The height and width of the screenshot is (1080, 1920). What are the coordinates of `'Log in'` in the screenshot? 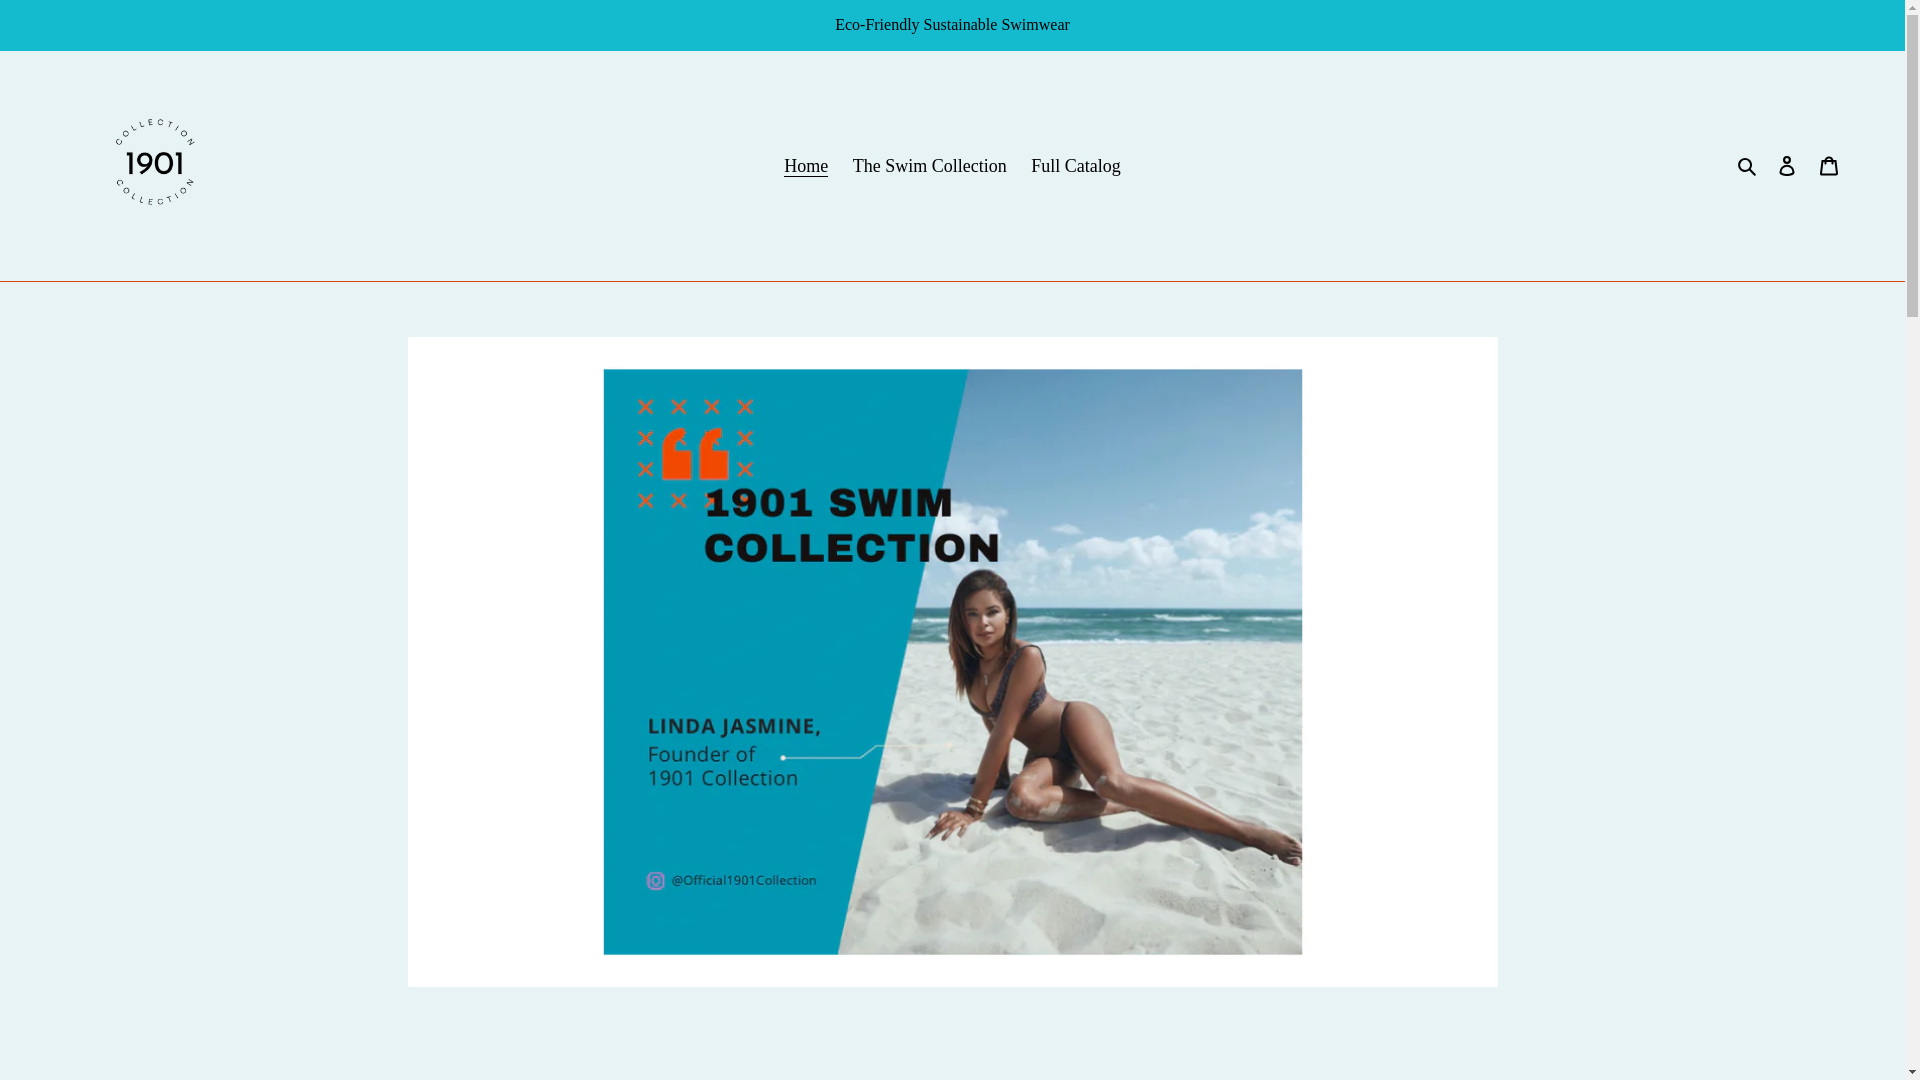 It's located at (1786, 164).